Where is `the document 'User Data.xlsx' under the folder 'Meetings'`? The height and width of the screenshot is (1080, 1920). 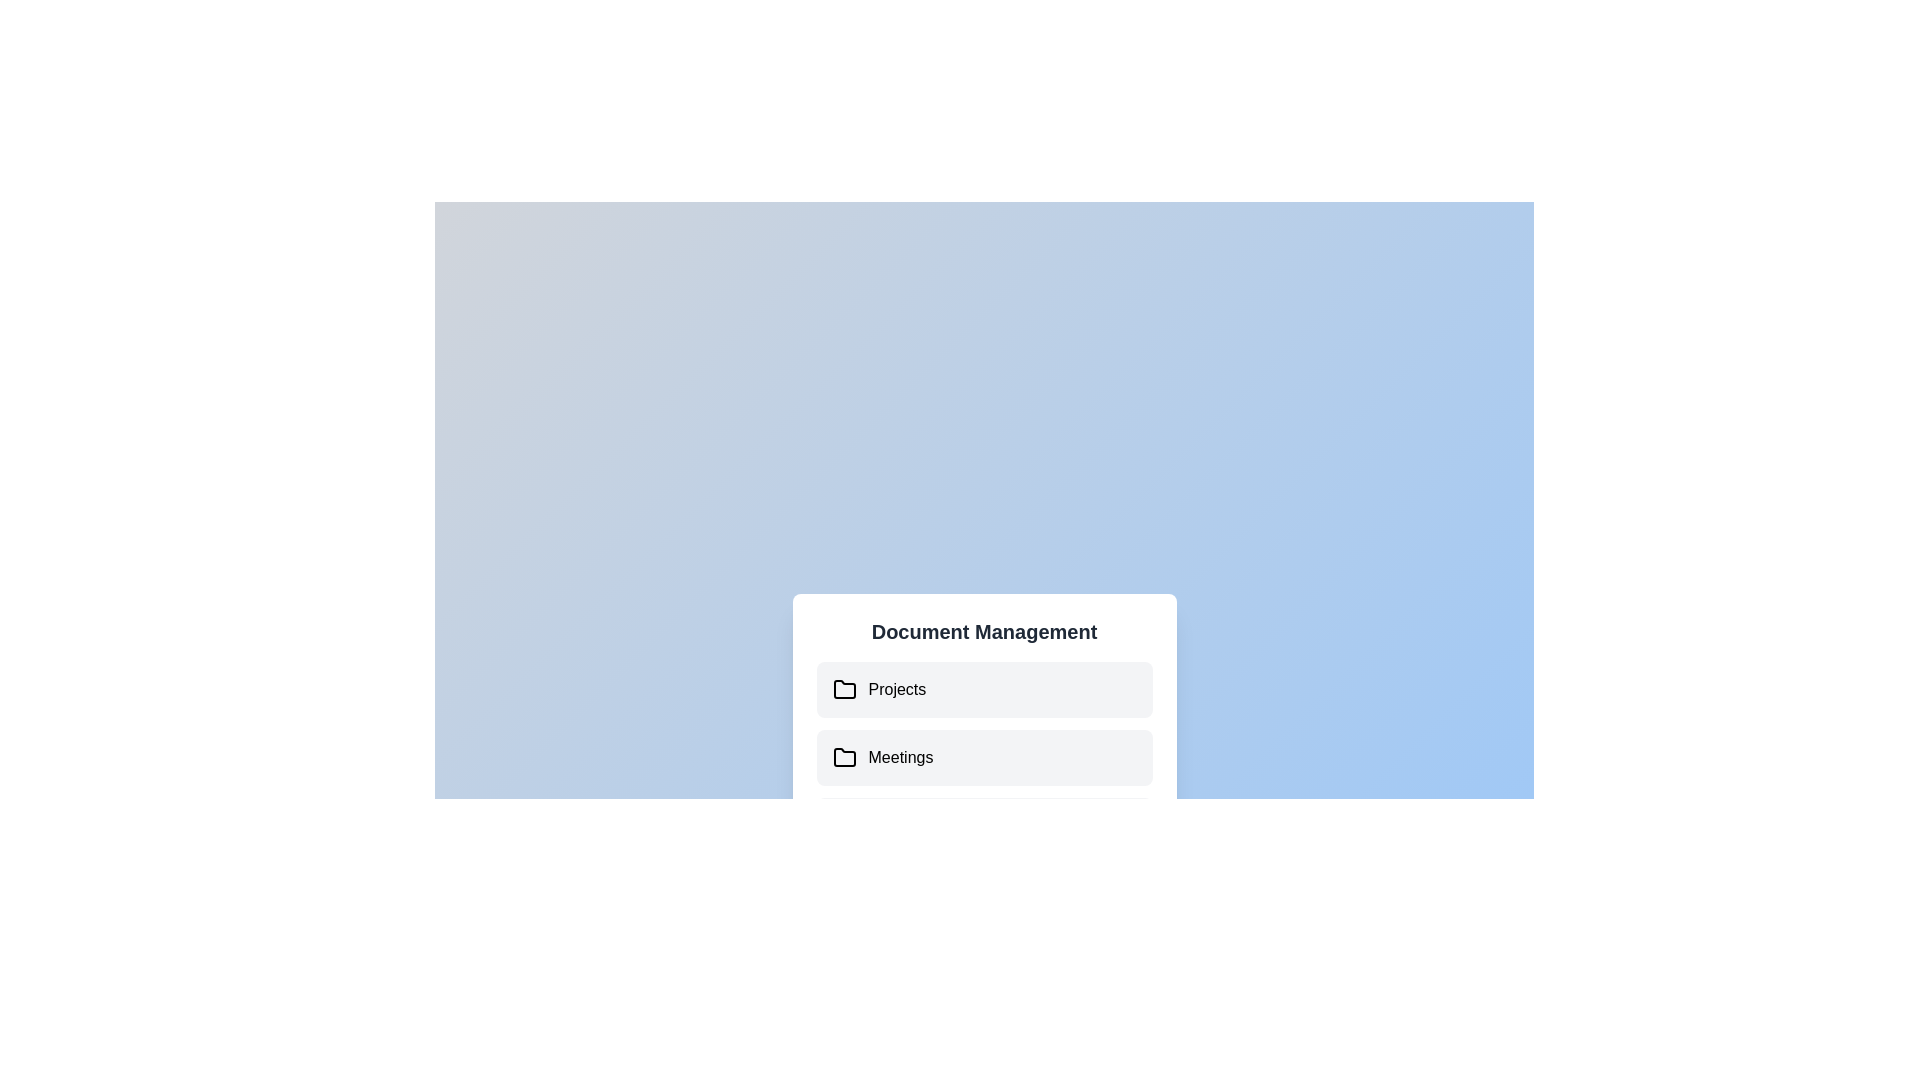 the document 'User Data.xlsx' under the folder 'Meetings' is located at coordinates (984, 758).